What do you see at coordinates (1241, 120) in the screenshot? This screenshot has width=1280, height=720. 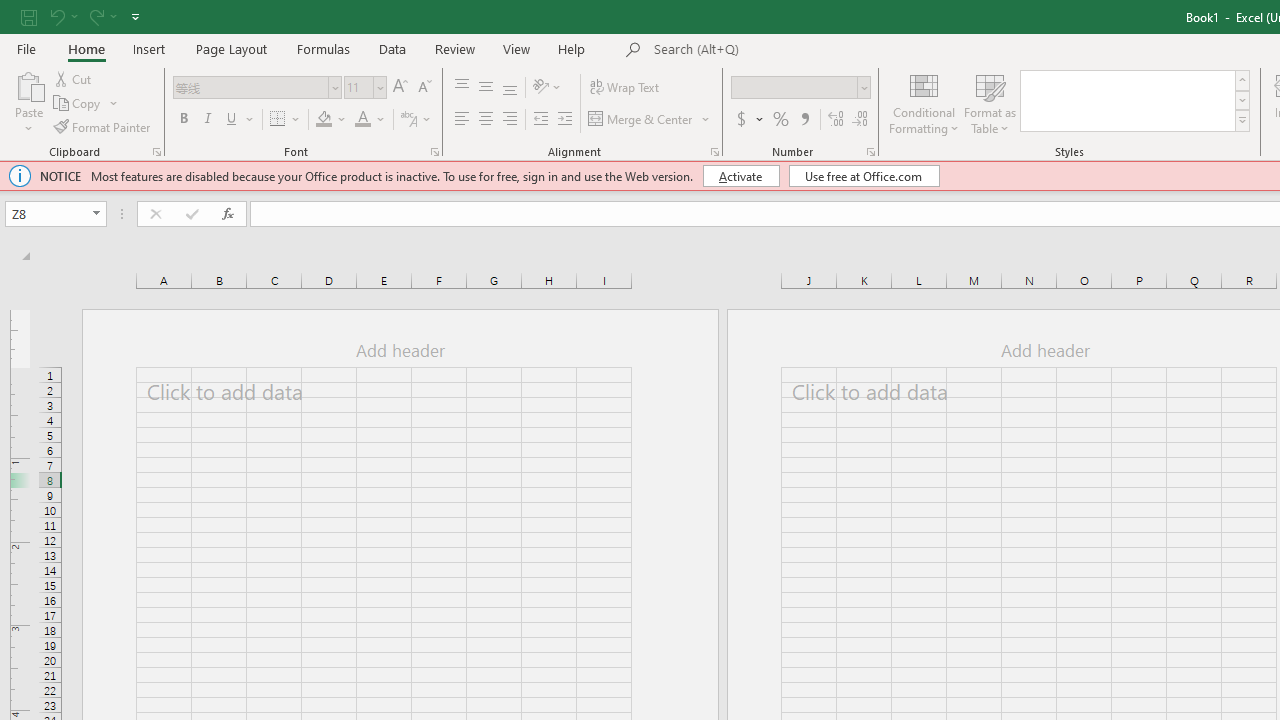 I see `'Cell Styles'` at bounding box center [1241, 120].